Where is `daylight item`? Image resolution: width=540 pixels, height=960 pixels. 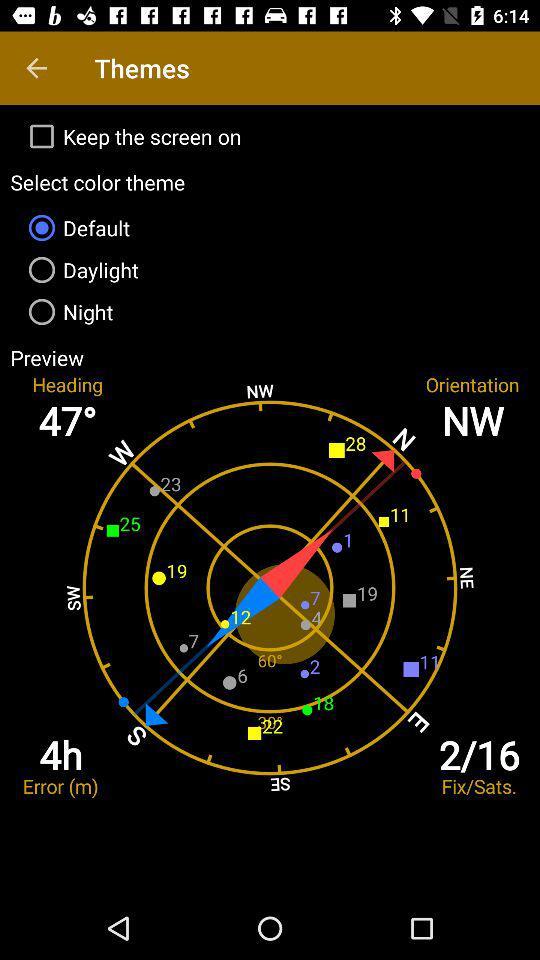 daylight item is located at coordinates (270, 268).